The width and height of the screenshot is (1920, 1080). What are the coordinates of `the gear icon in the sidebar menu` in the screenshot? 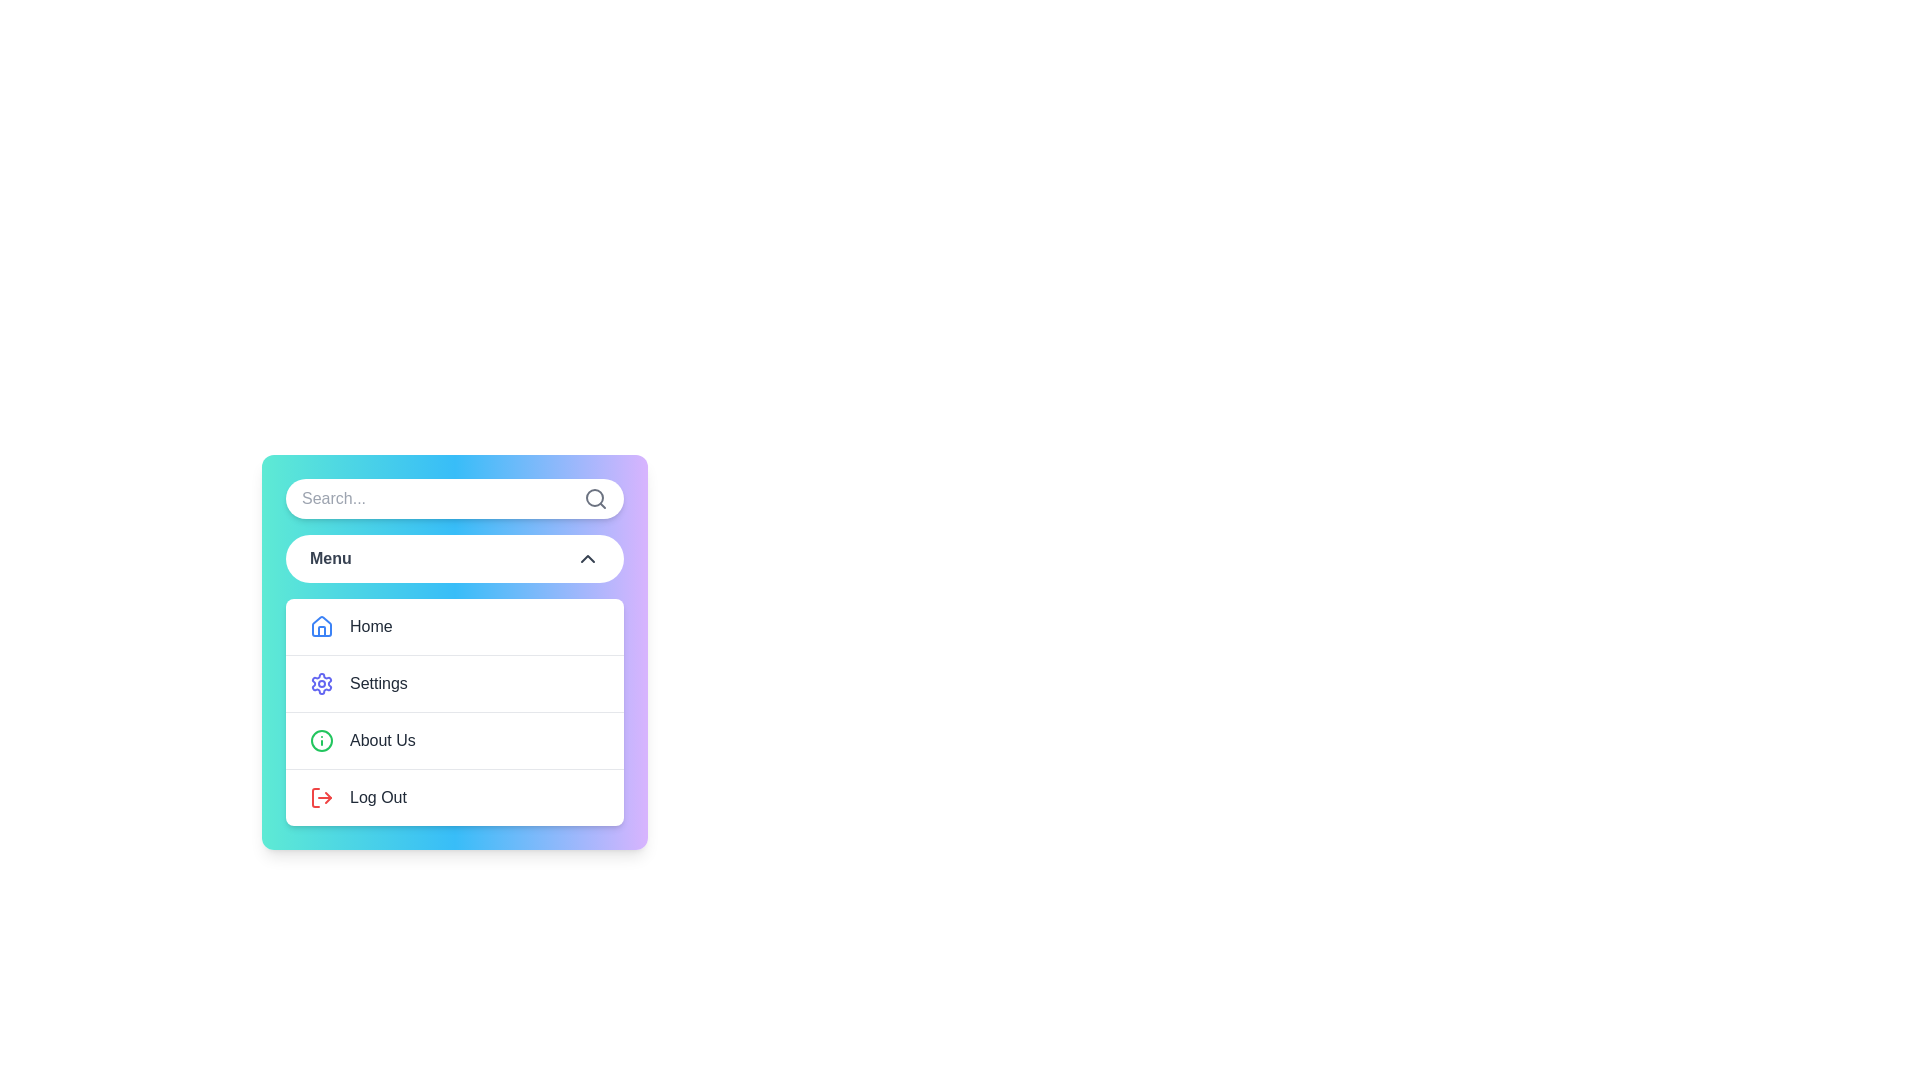 It's located at (321, 682).